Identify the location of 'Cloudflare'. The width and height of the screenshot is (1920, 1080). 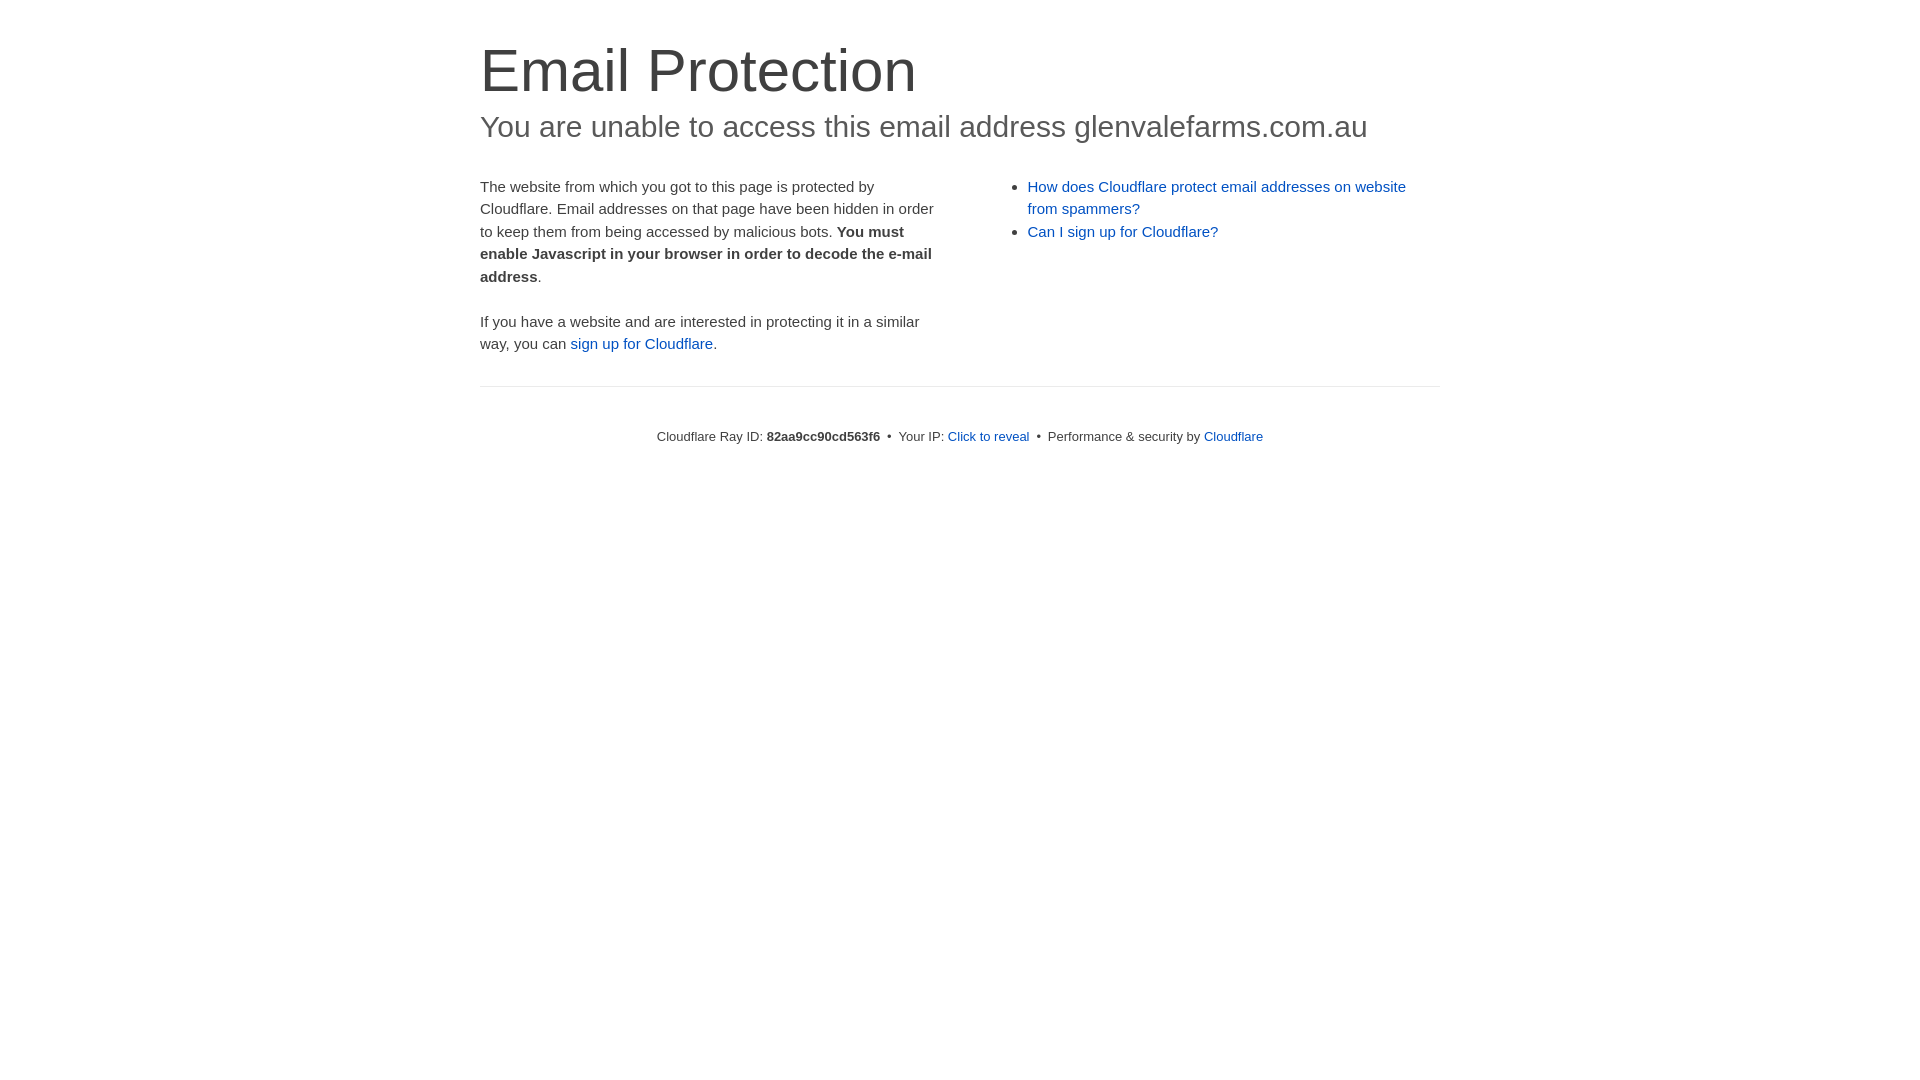
(1232, 435).